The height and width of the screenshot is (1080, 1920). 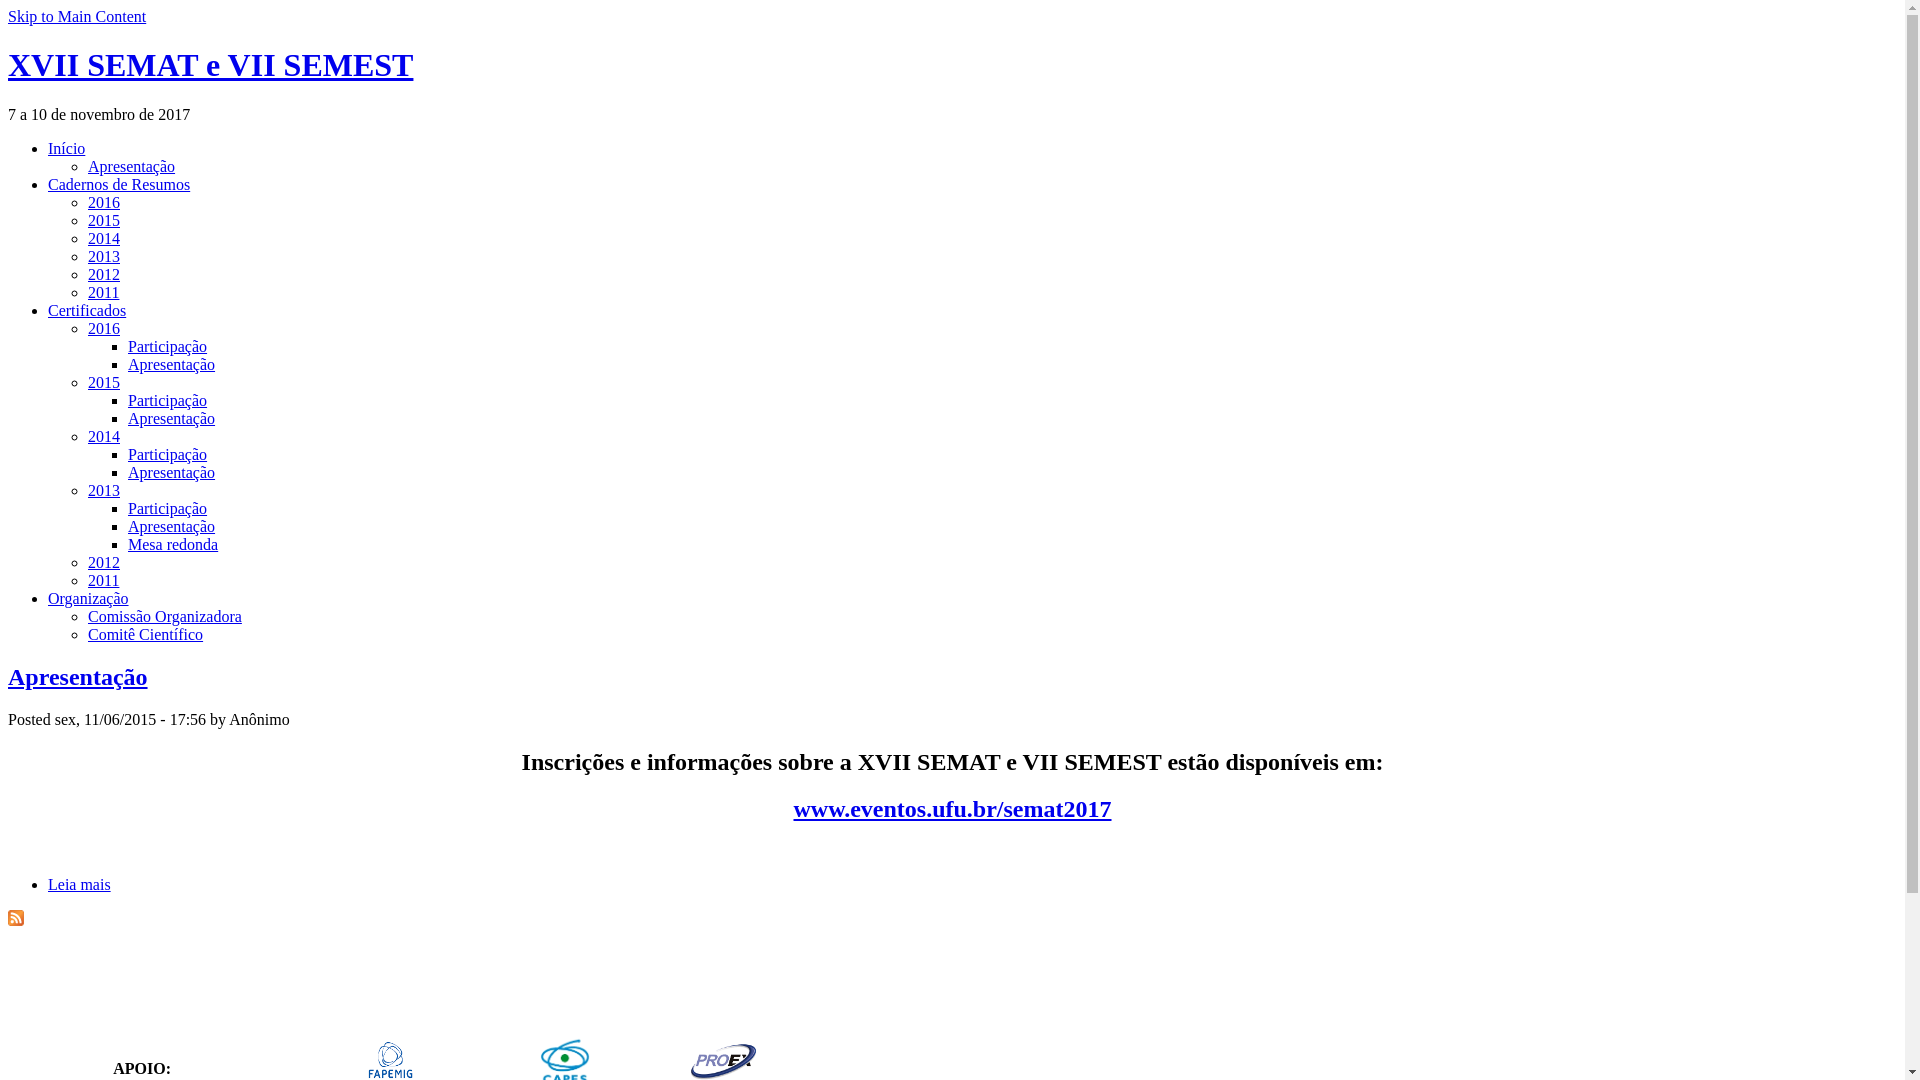 I want to click on 'www.eventos.ufu.br/semat2017', so click(x=952, y=808).